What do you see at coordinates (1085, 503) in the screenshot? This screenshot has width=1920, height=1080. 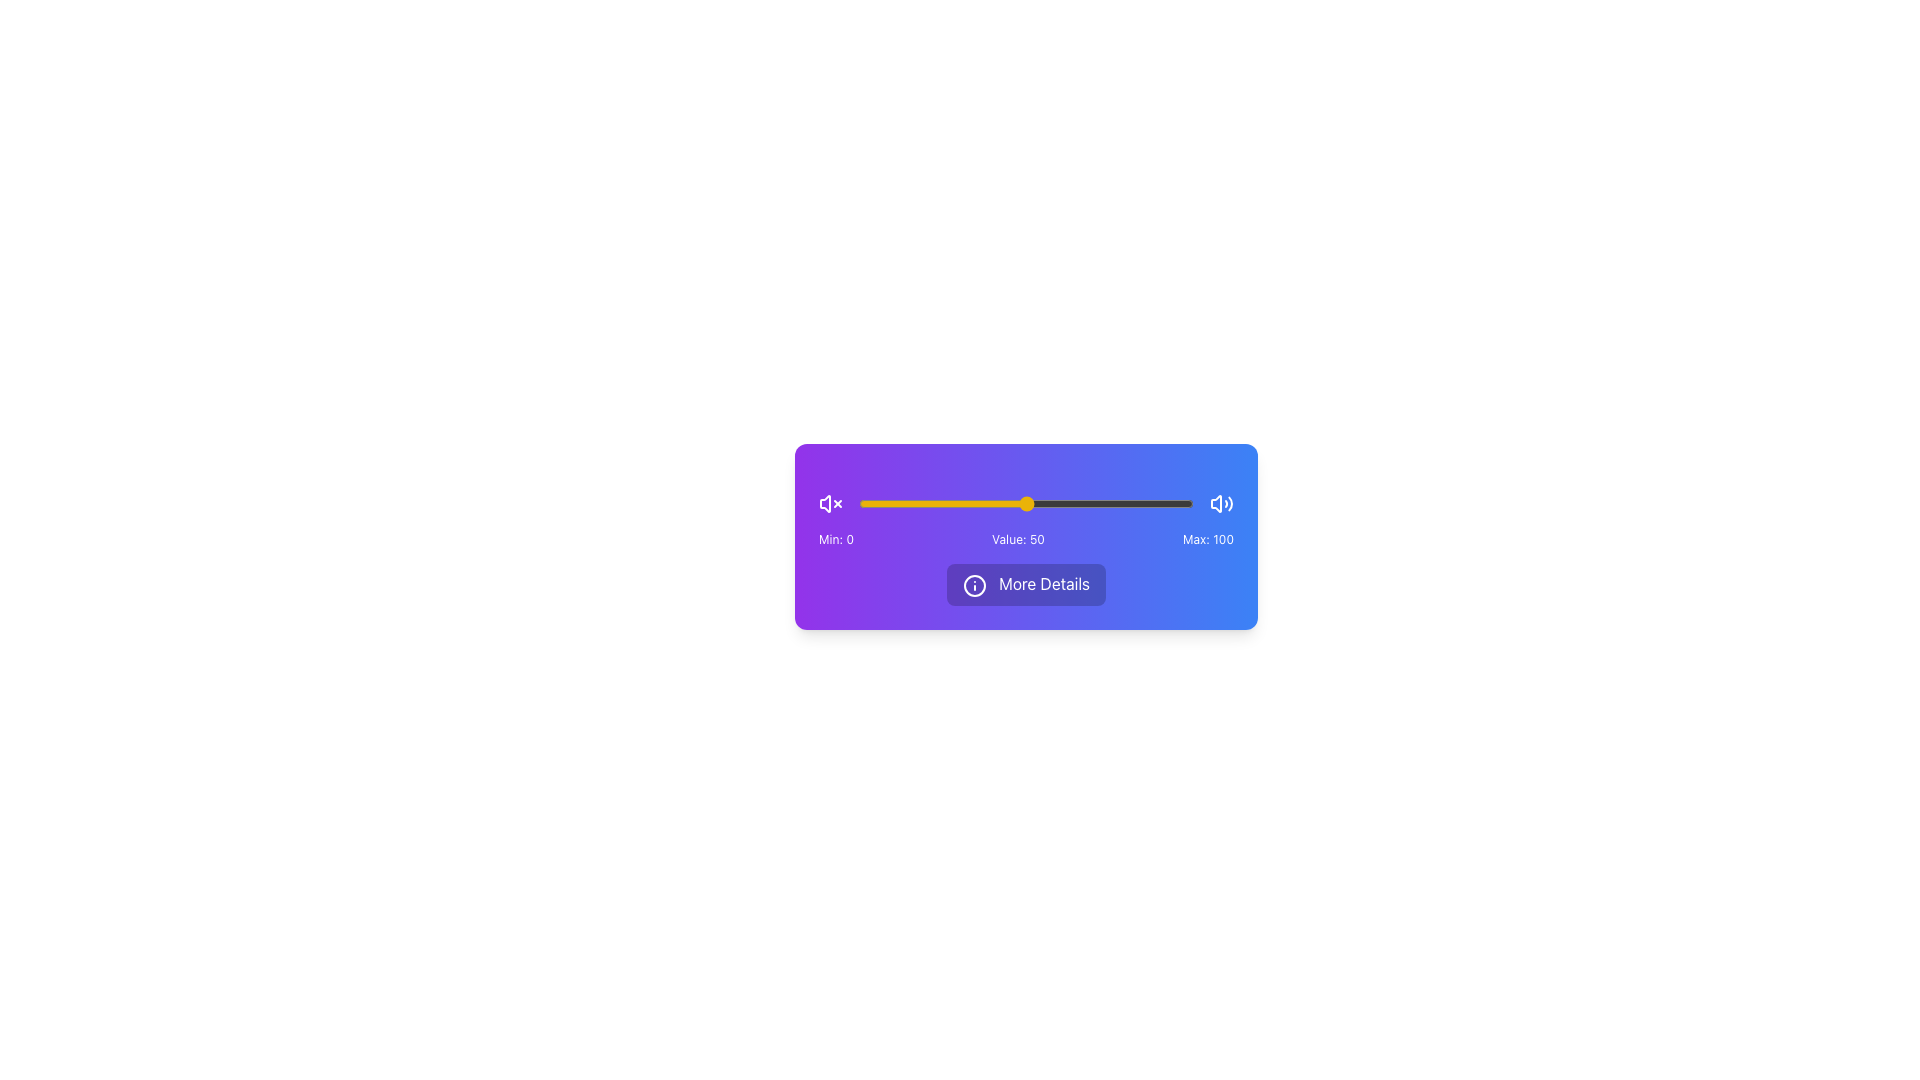 I see `the slider value` at bounding box center [1085, 503].